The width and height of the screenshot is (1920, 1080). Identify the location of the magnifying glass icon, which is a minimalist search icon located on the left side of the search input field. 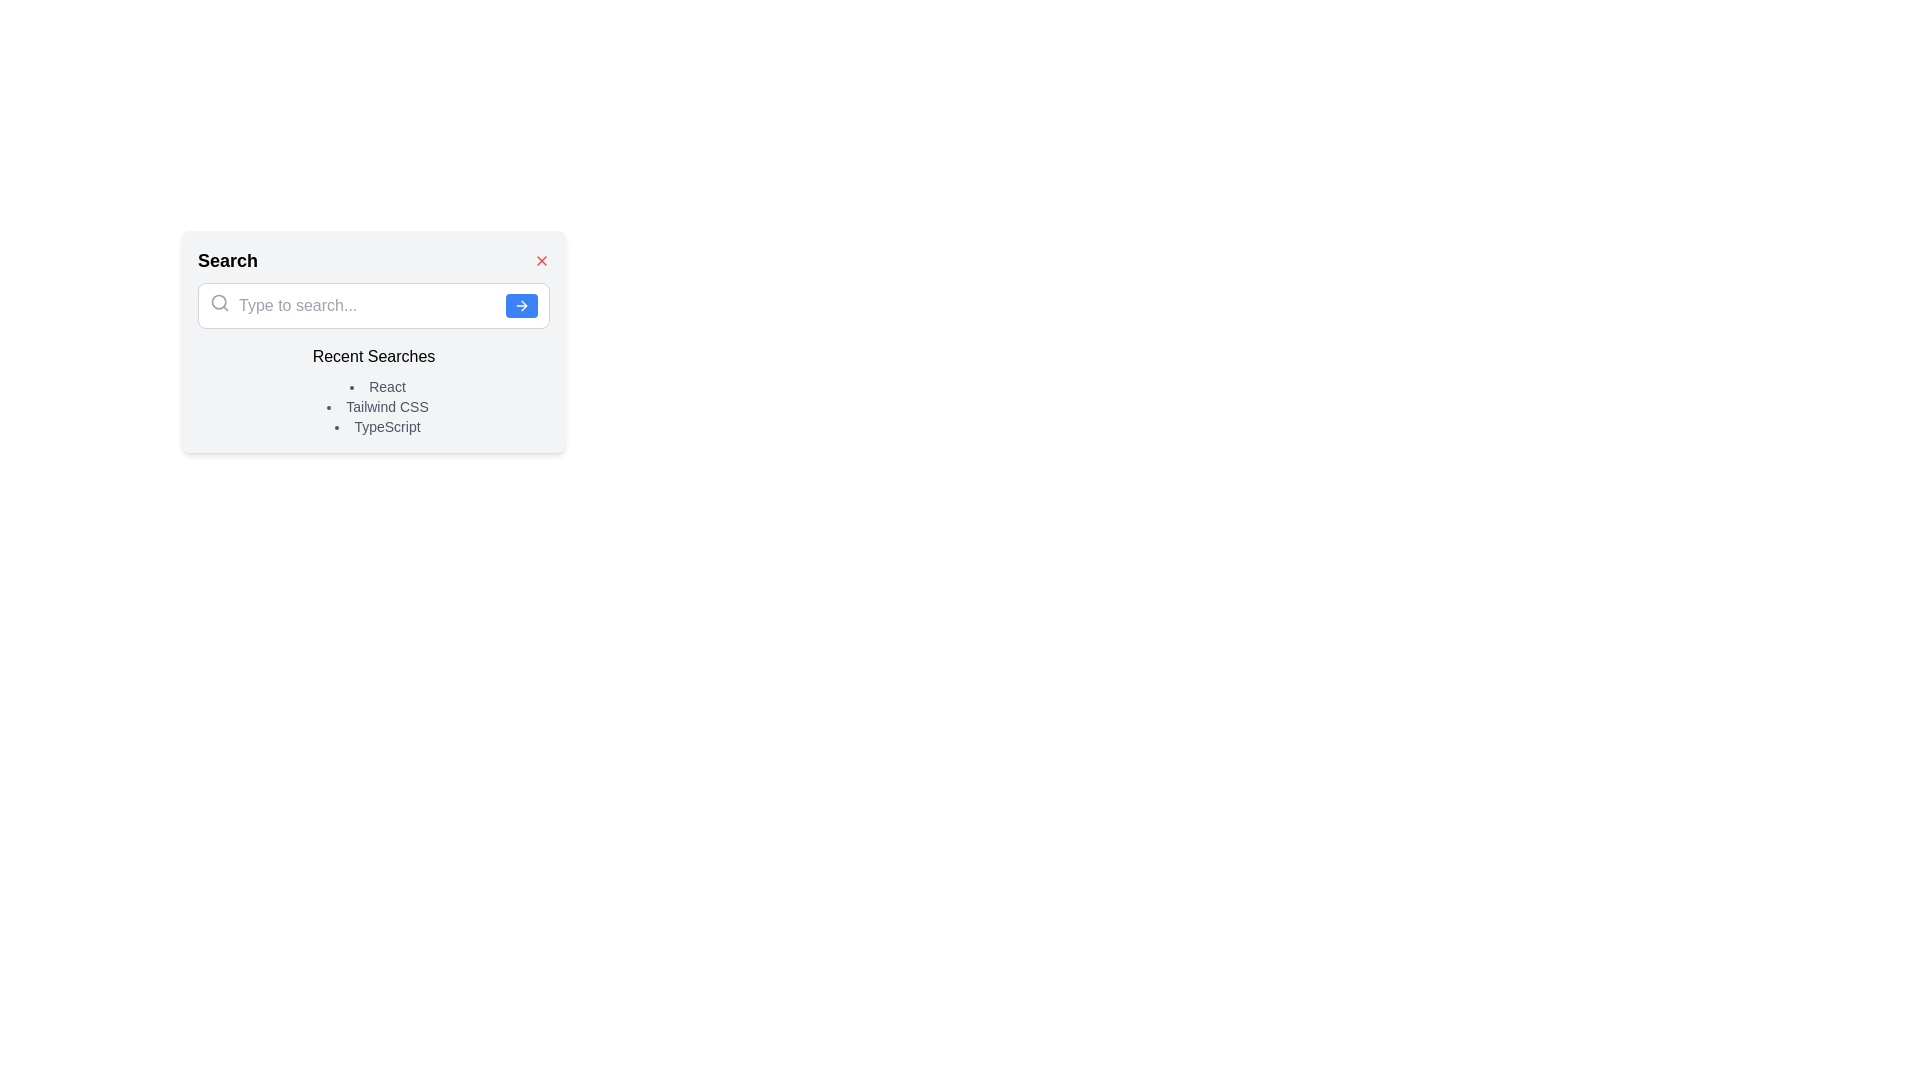
(220, 303).